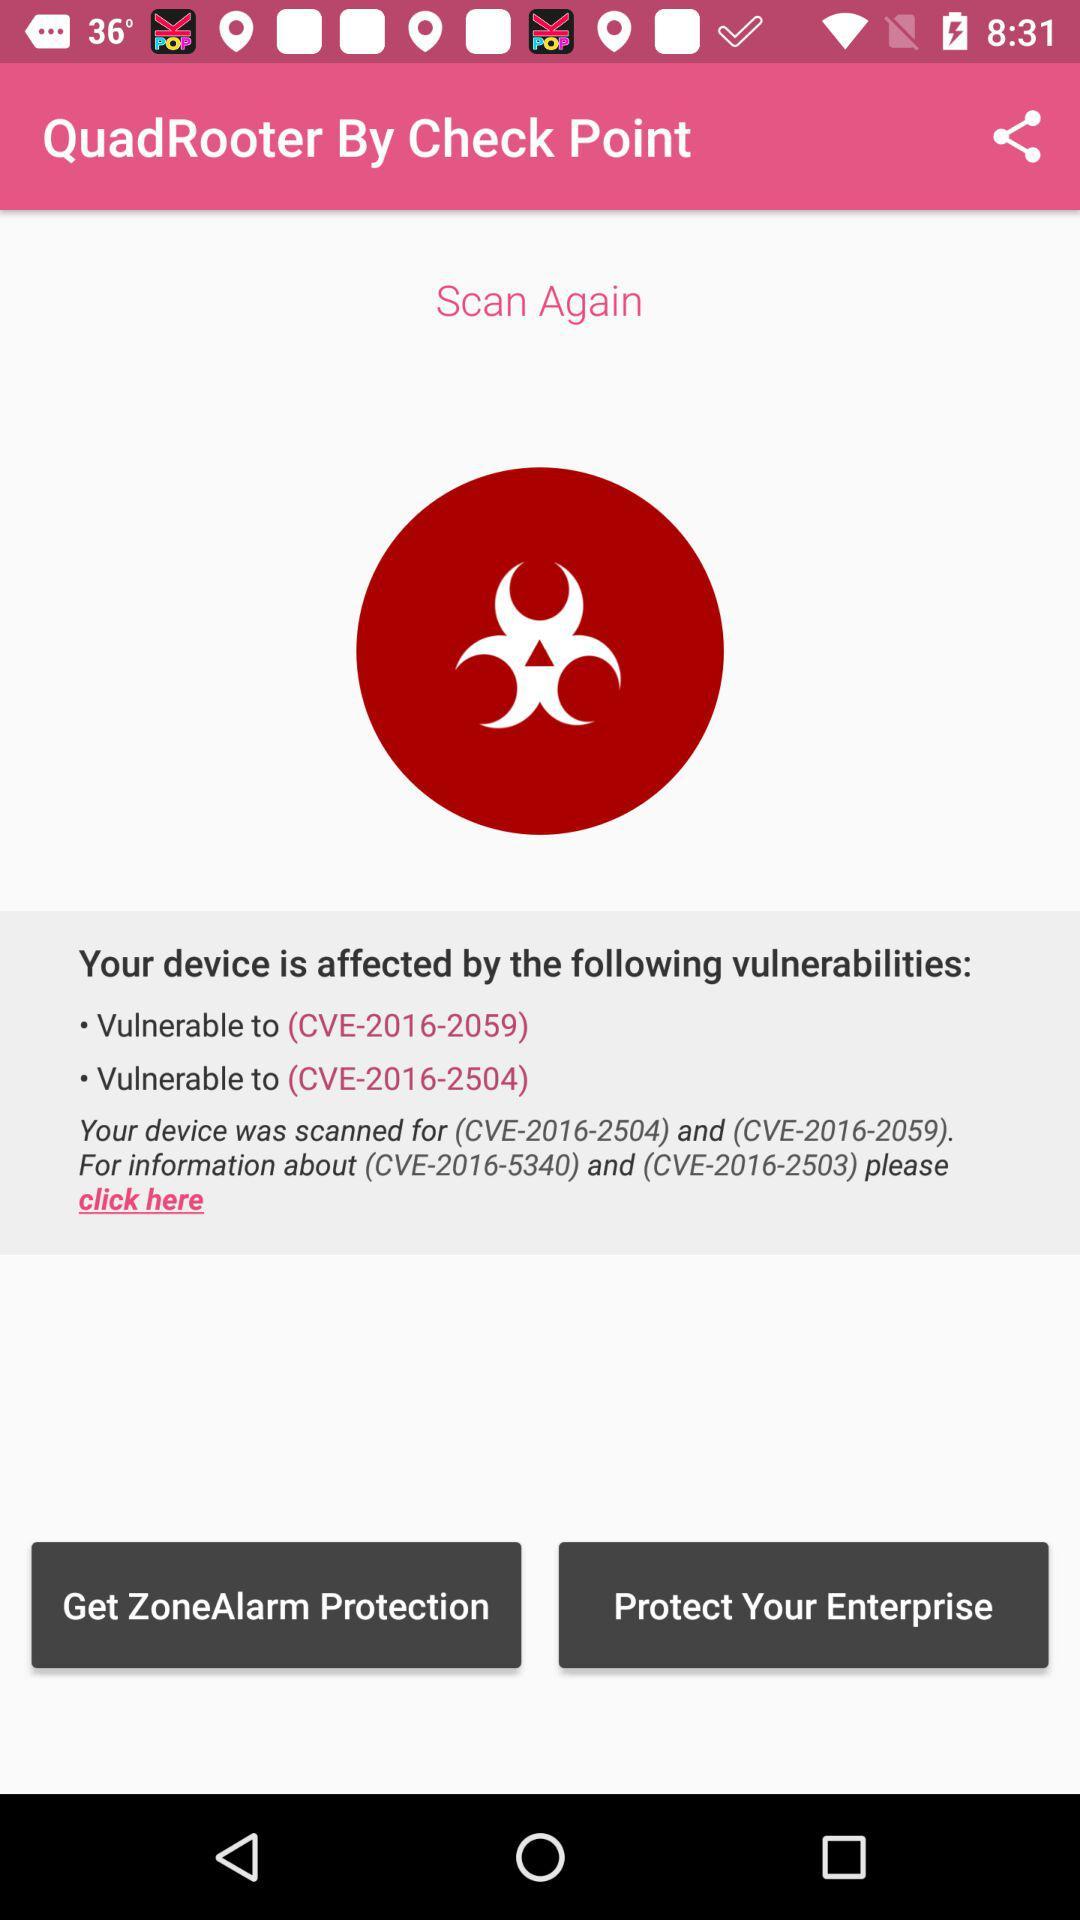 This screenshot has height=1920, width=1080. What do you see at coordinates (276, 1604) in the screenshot?
I see `icon below your device was icon` at bounding box center [276, 1604].